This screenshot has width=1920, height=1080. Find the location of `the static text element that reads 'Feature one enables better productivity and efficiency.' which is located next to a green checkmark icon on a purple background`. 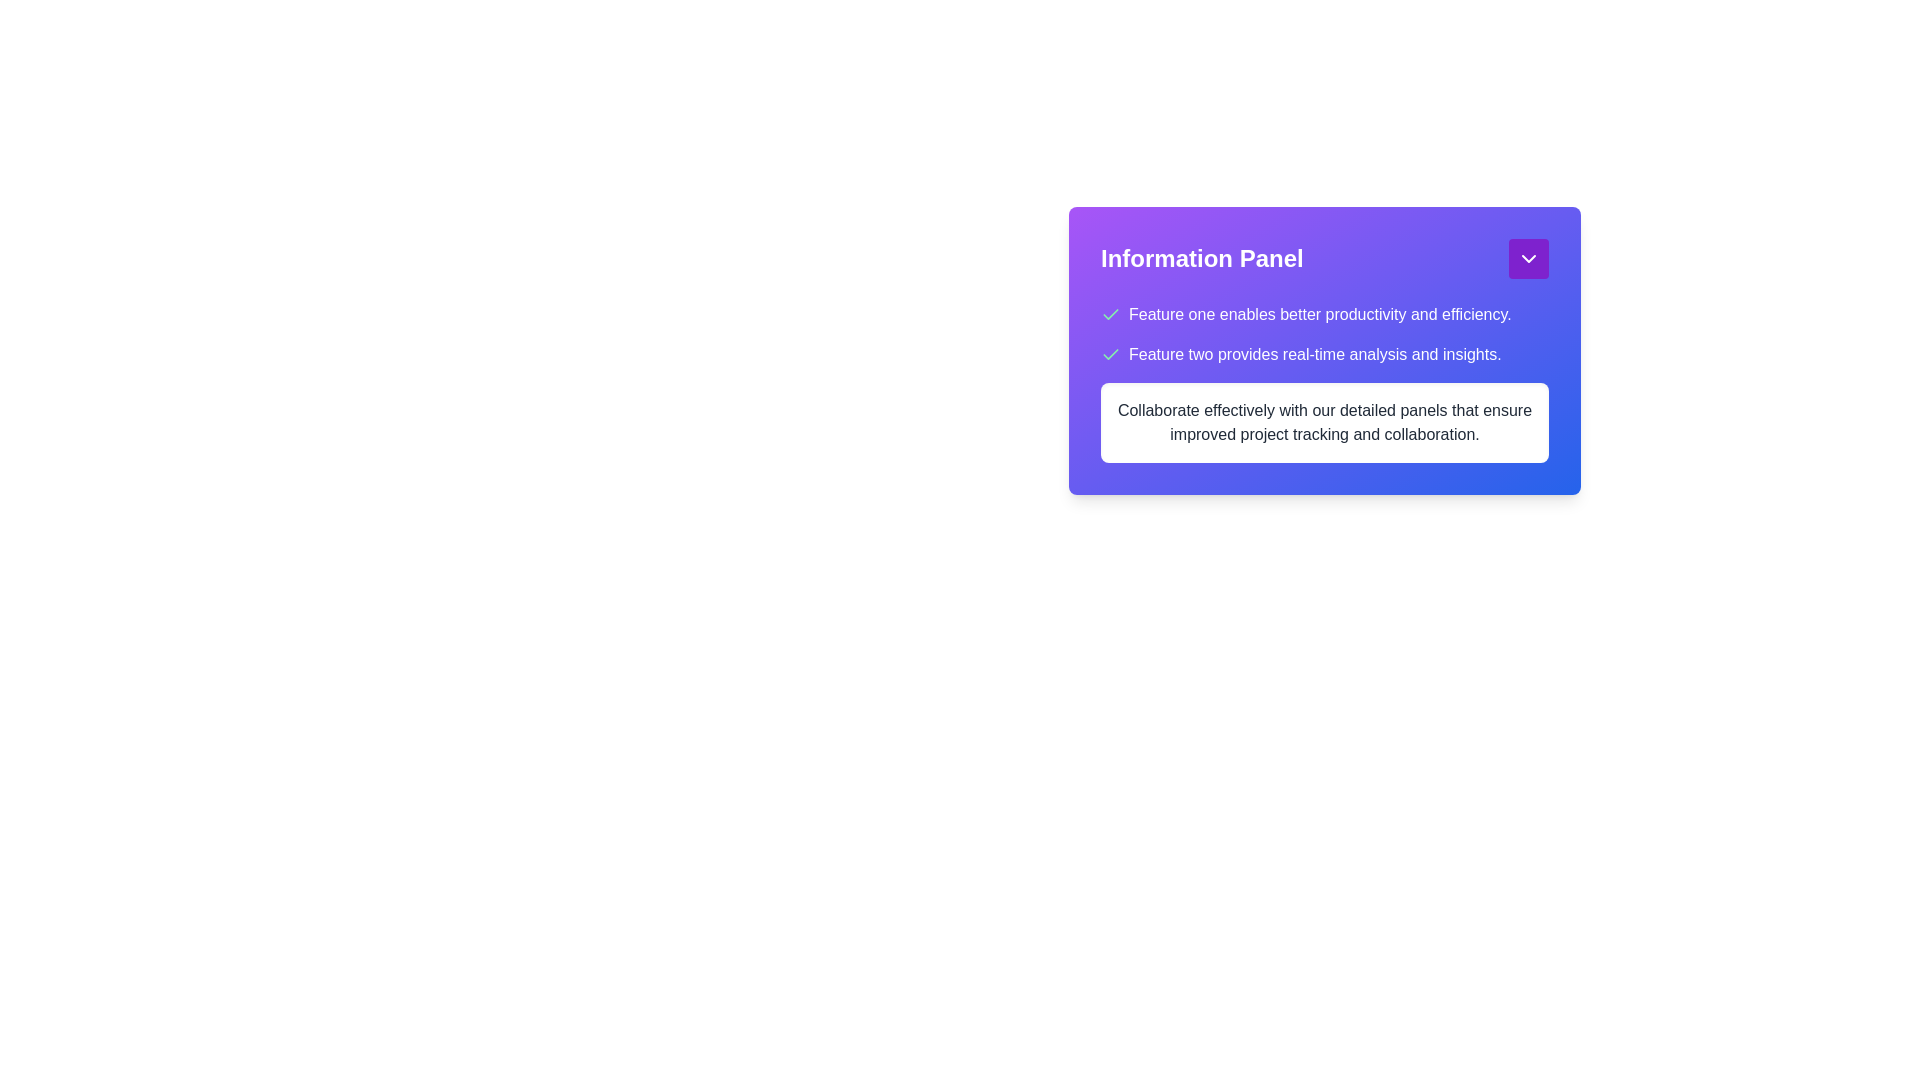

the static text element that reads 'Feature one enables better productivity and efficiency.' which is located next to a green checkmark icon on a purple background is located at coordinates (1320, 315).